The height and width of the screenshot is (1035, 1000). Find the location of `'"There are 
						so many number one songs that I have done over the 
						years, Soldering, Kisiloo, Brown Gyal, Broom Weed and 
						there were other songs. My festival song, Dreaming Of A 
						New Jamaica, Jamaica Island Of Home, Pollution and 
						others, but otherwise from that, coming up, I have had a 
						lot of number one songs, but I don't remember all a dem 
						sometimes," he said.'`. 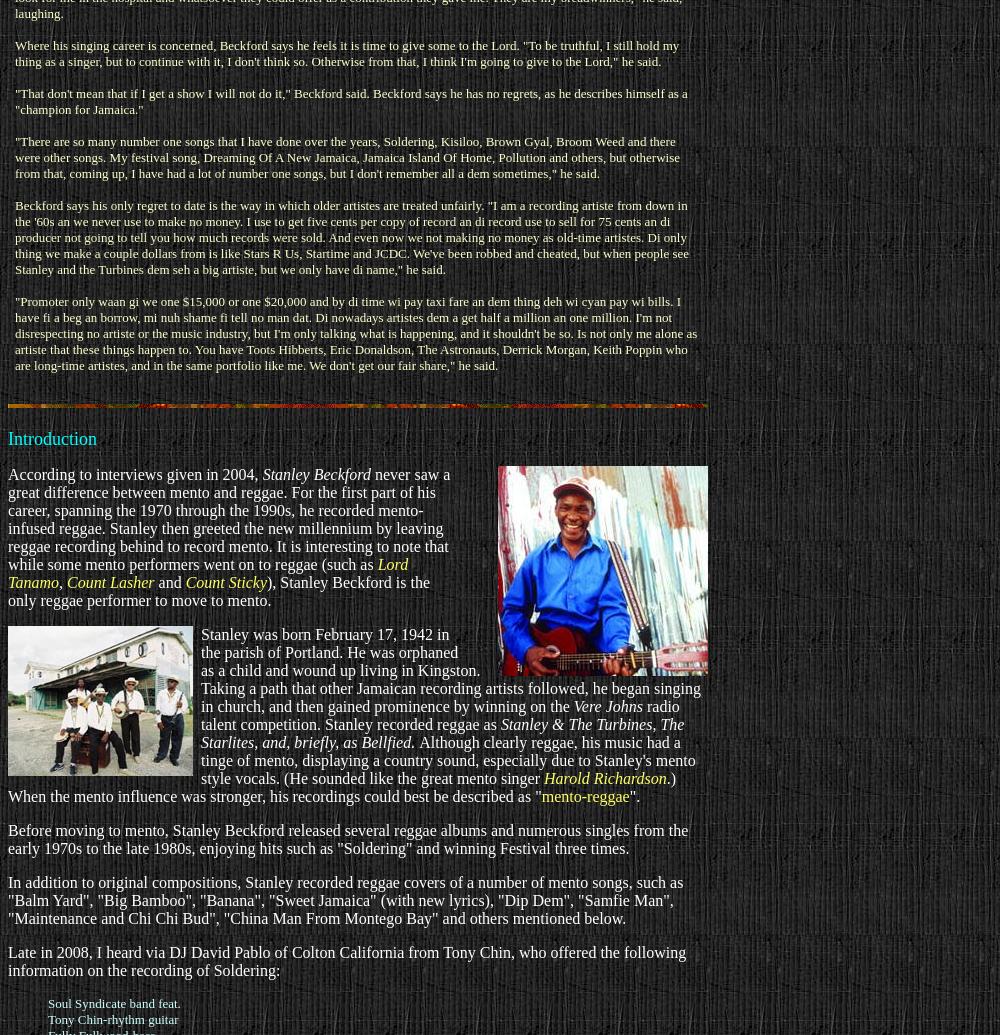

'"There are 
						so many number one songs that I have done over the 
						years, Soldering, Kisiloo, Brown Gyal, Broom Weed and 
						there were other songs. My festival song, Dreaming Of A 
						New Jamaica, Jamaica Island Of Home, Pollution and 
						others, but otherwise from that, coming up, I have had a 
						lot of number one songs, but I don't remember all a dem 
						sometimes," he said.' is located at coordinates (346, 157).